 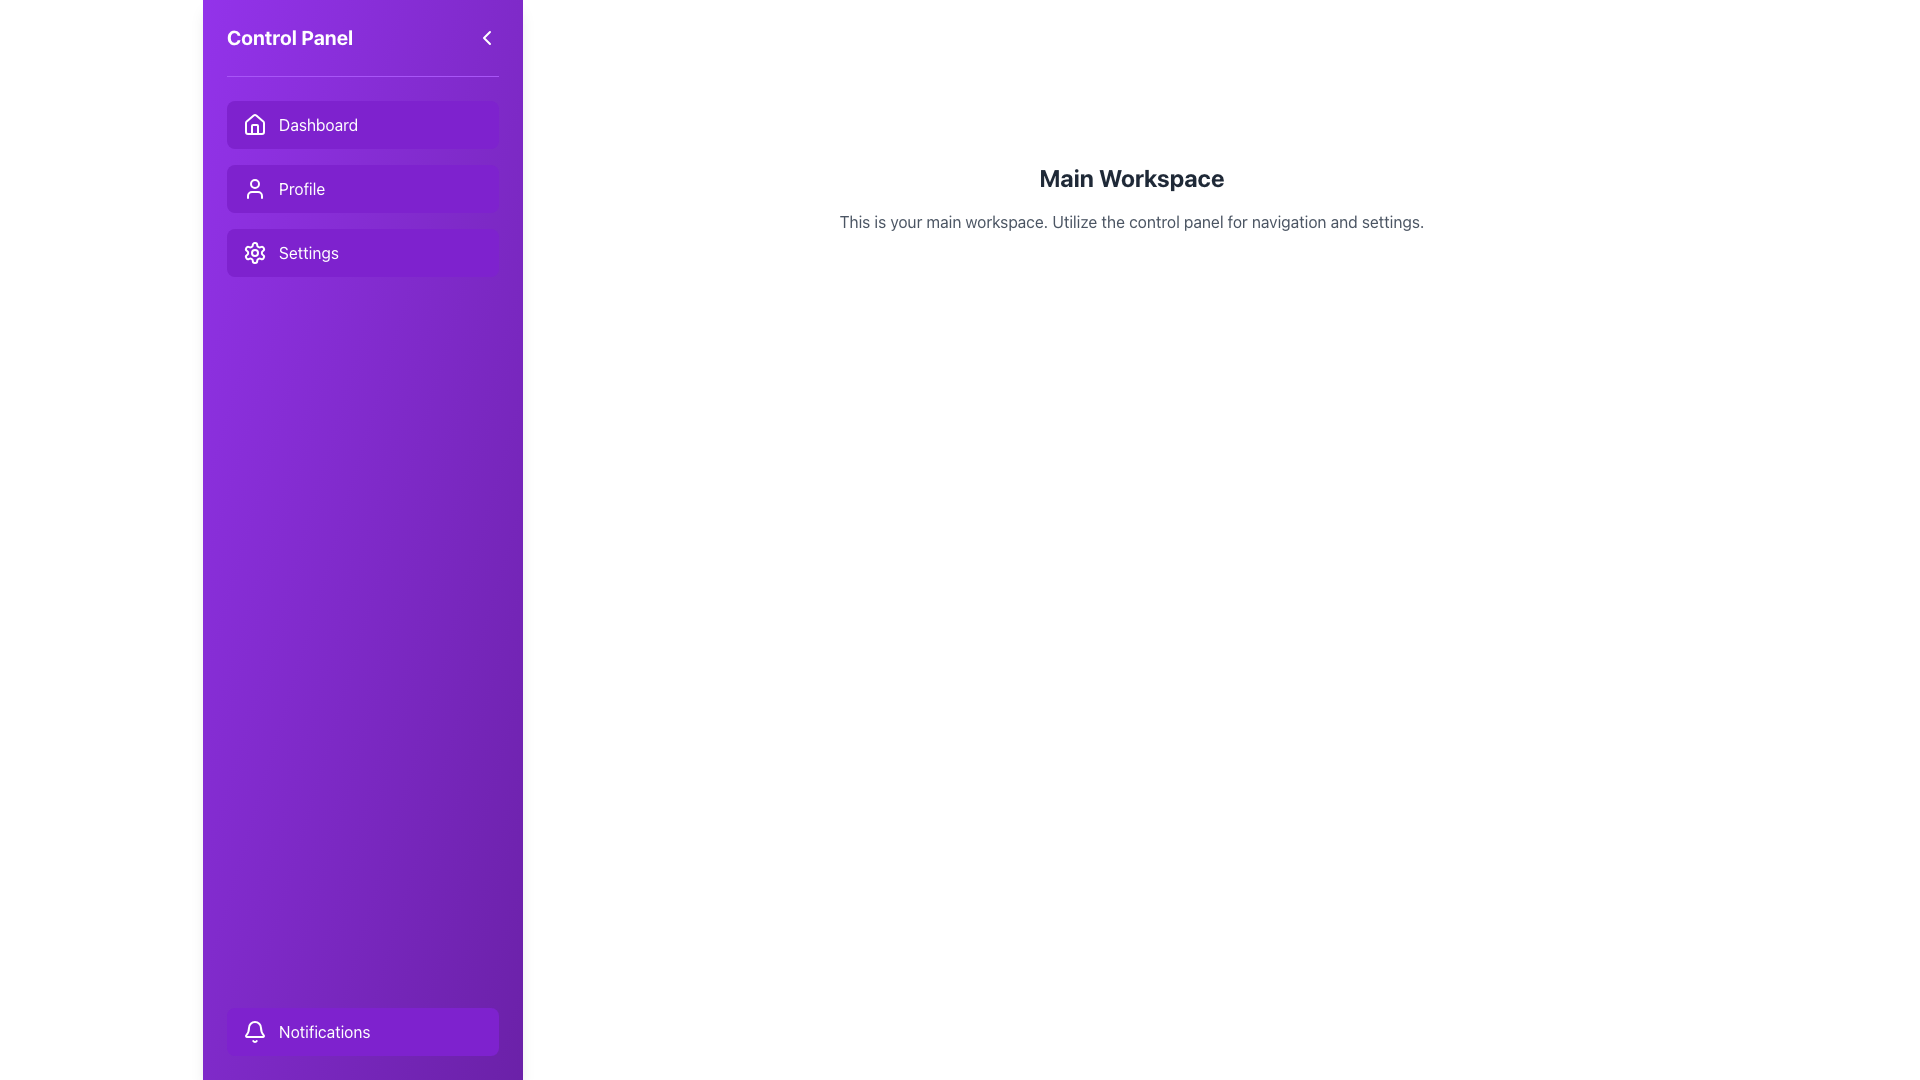 What do you see at coordinates (486, 38) in the screenshot?
I see `the leftward-facing chevron button in the top-right corner of the purple control panel header` at bounding box center [486, 38].